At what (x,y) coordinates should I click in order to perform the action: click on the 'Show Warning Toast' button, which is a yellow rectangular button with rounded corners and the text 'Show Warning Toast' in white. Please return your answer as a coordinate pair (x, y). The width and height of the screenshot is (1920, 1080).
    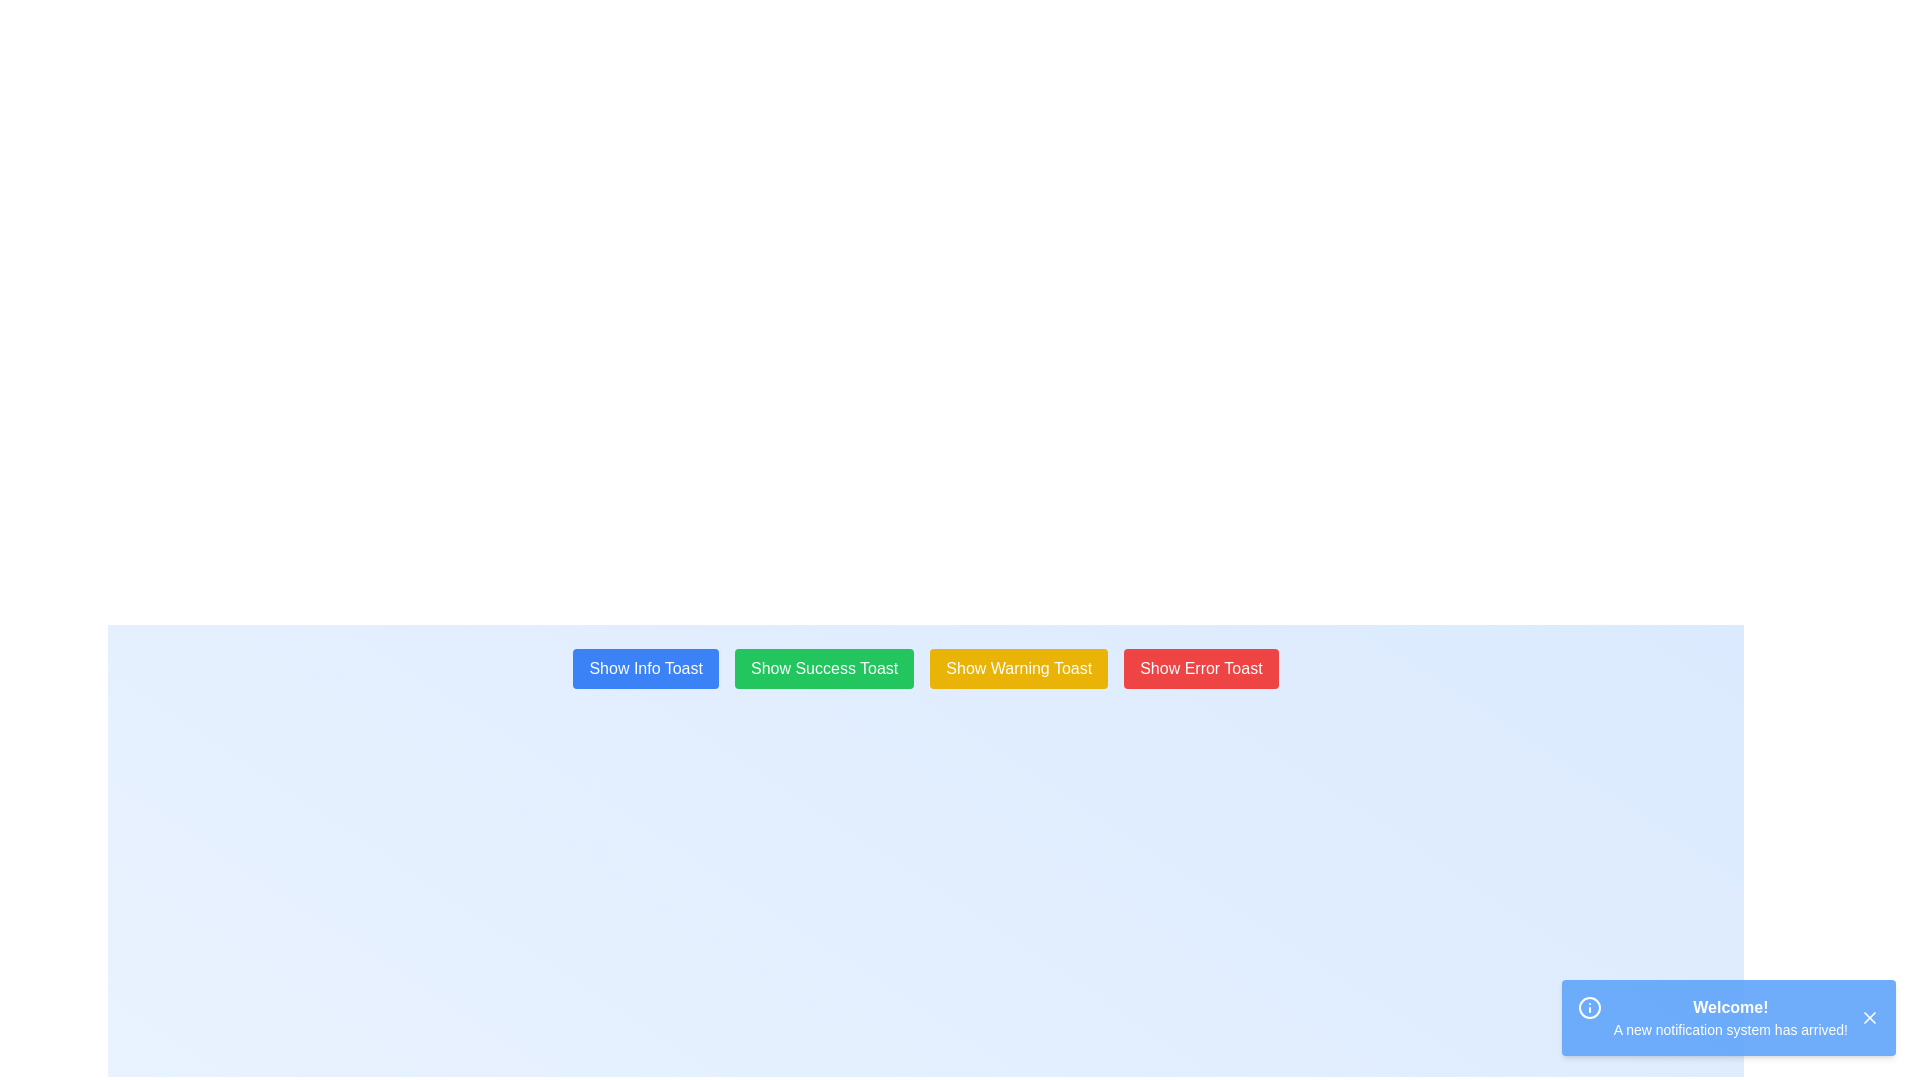
    Looking at the image, I should click on (1018, 668).